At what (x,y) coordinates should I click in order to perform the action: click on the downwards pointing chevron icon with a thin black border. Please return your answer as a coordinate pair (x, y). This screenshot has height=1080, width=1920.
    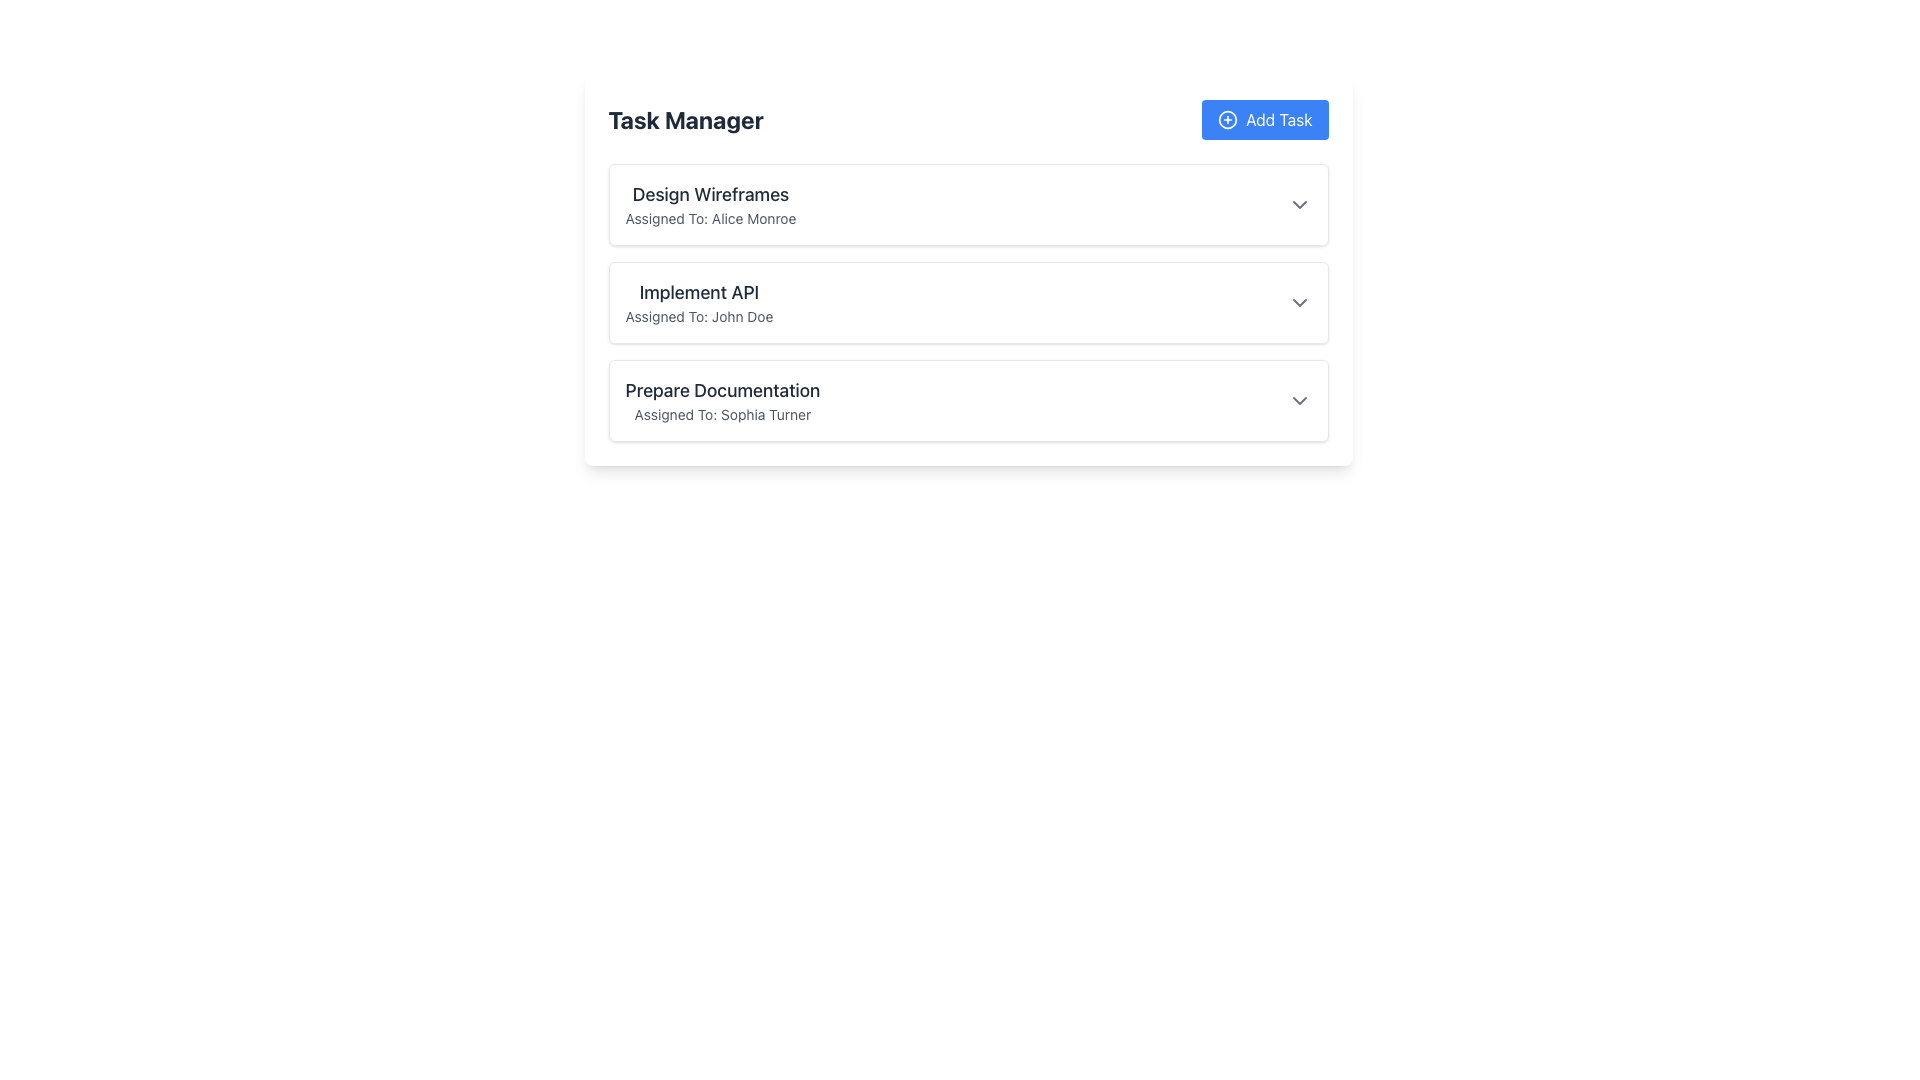
    Looking at the image, I should click on (1299, 401).